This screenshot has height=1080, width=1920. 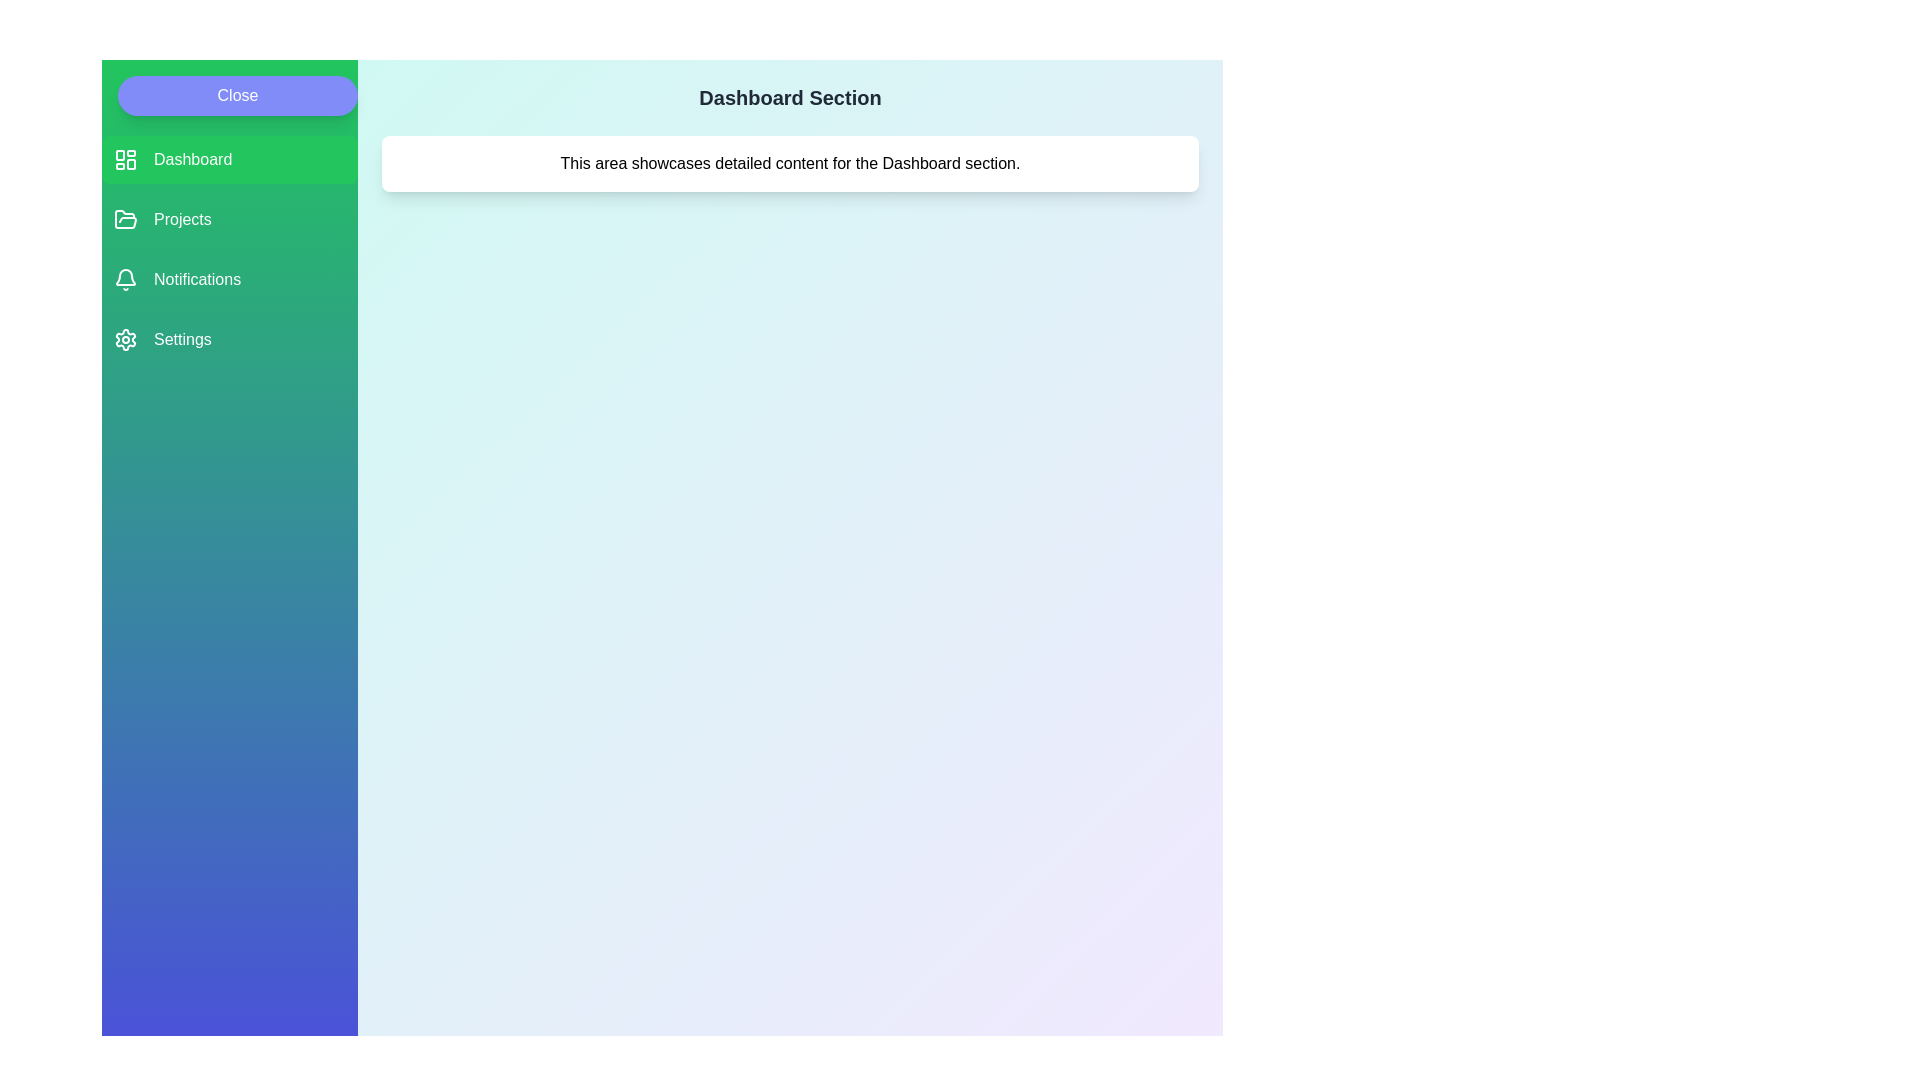 What do you see at coordinates (230, 219) in the screenshot?
I see `the menu item corresponding to Projects to switch the active section` at bounding box center [230, 219].